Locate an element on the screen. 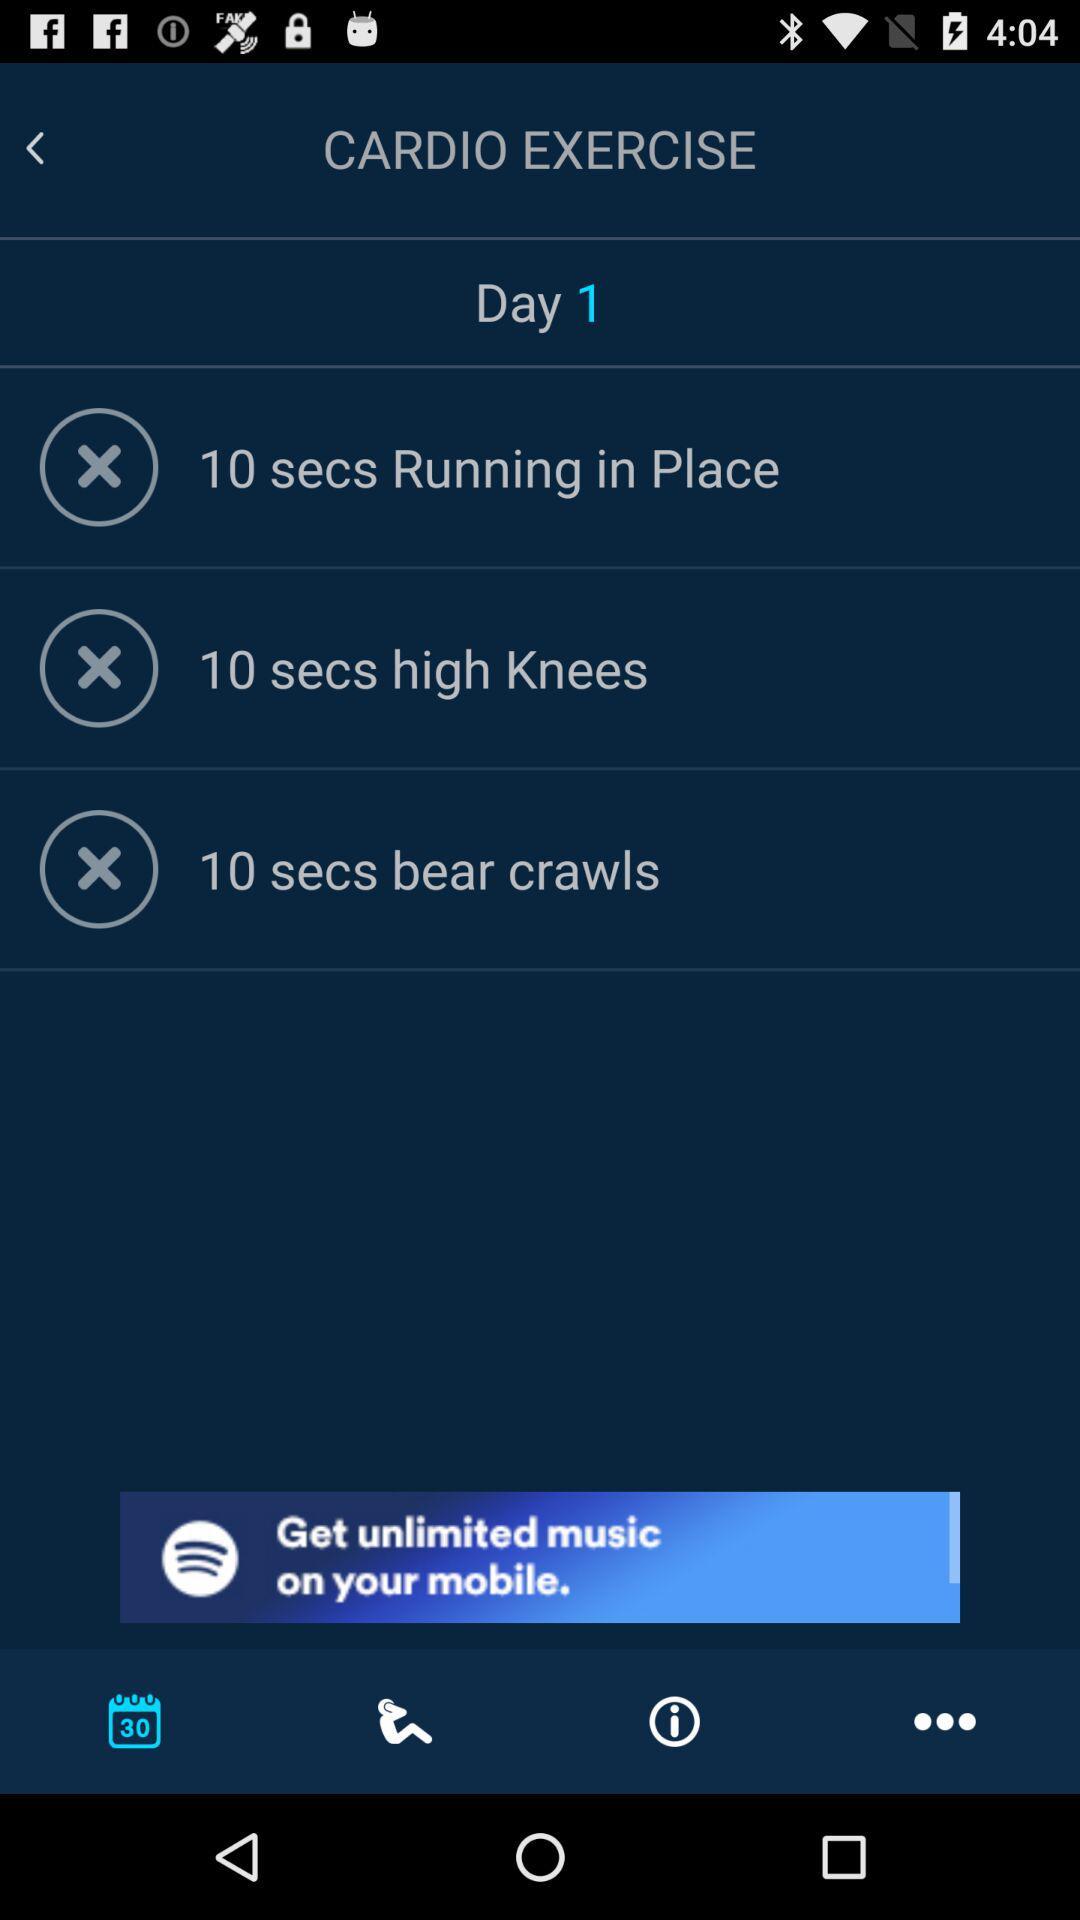 The height and width of the screenshot is (1920, 1080). the icon which is in between calendar icon and info icon is located at coordinates (405, 1720).